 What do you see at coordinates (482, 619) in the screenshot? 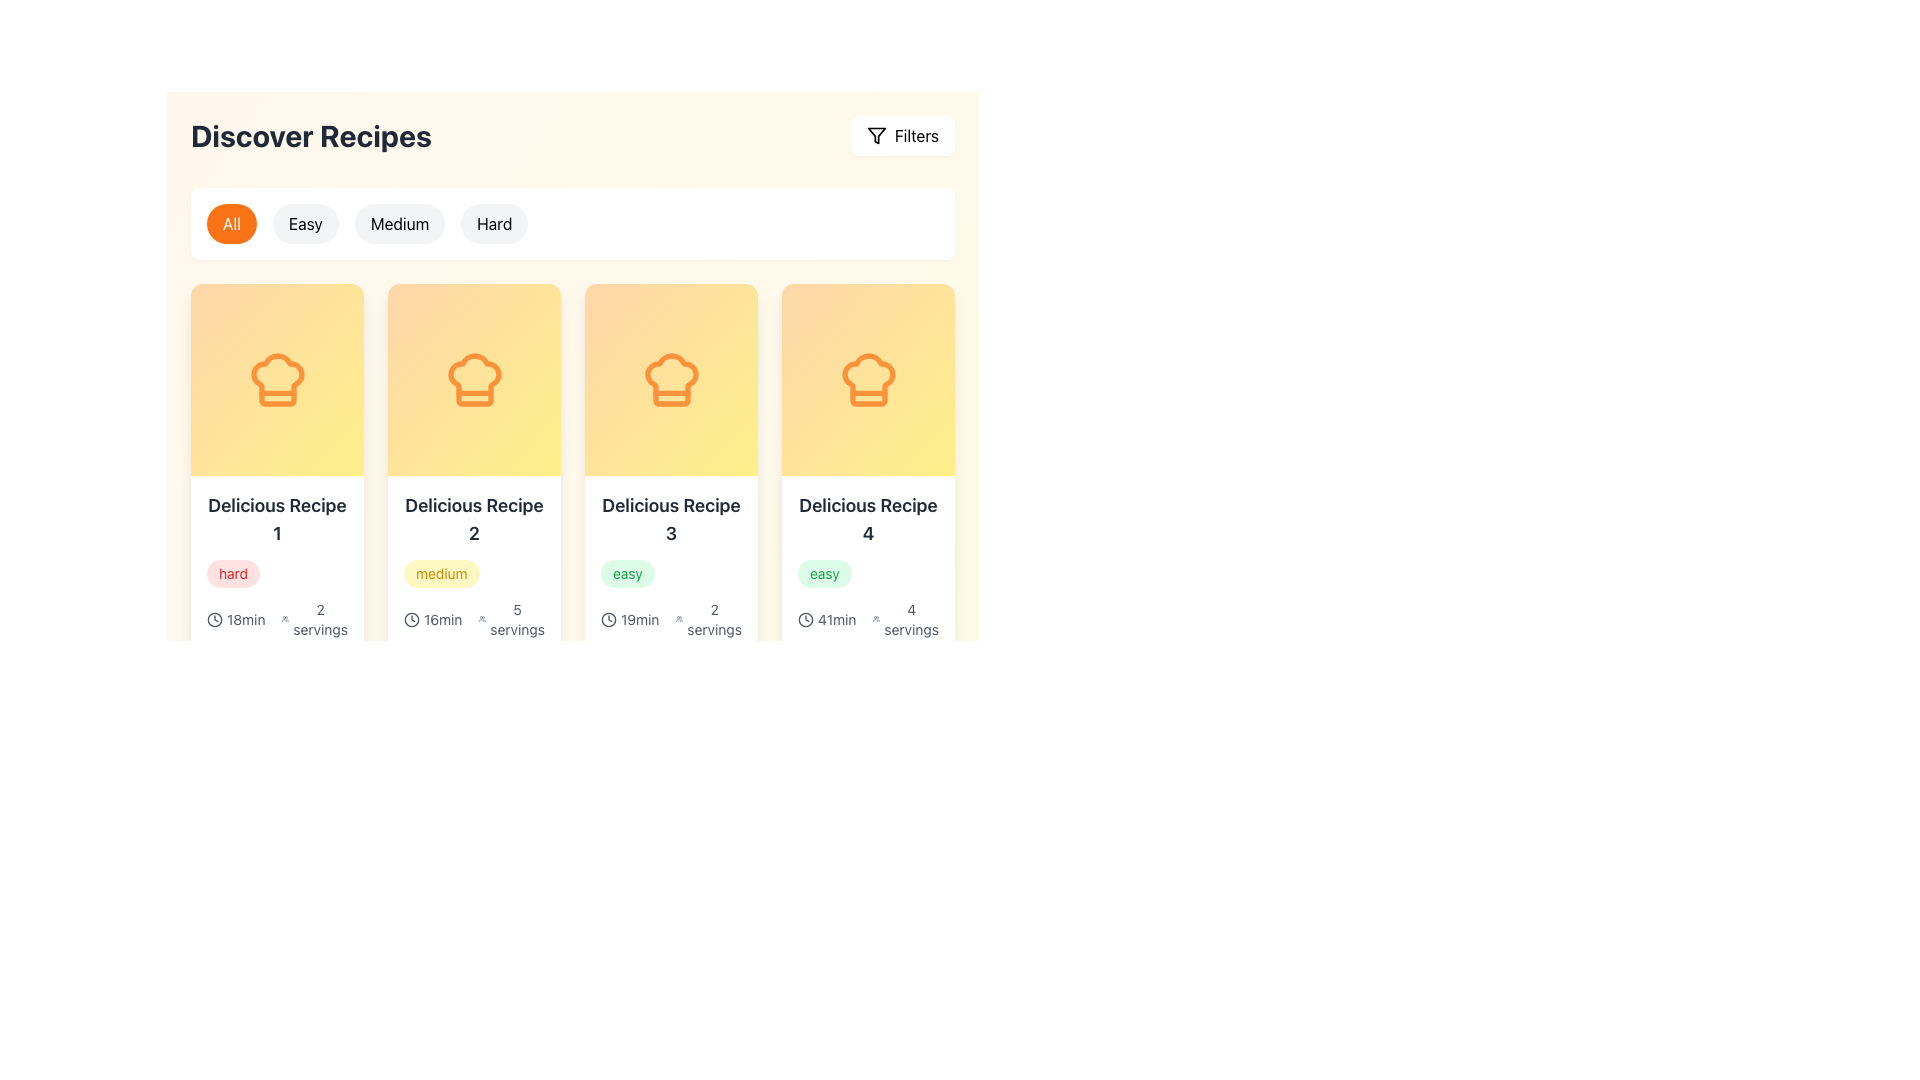
I see `the serving size icon located to the left of the text '5 servings' in the second card labeled 'Delicious Recipe 2', positioned near the bottom of the card` at bounding box center [482, 619].